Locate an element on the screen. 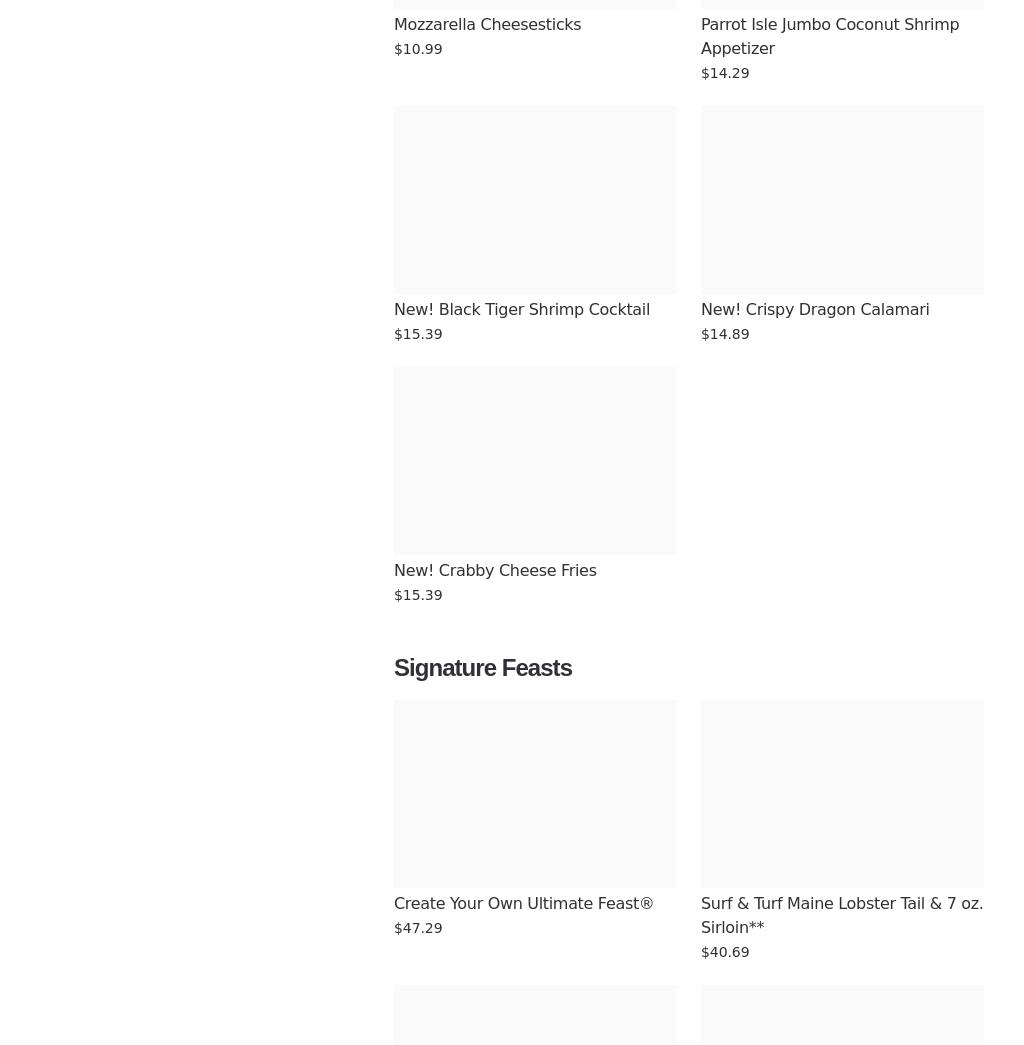 The height and width of the screenshot is (1045, 1024). '$14.89' is located at coordinates (724, 333).